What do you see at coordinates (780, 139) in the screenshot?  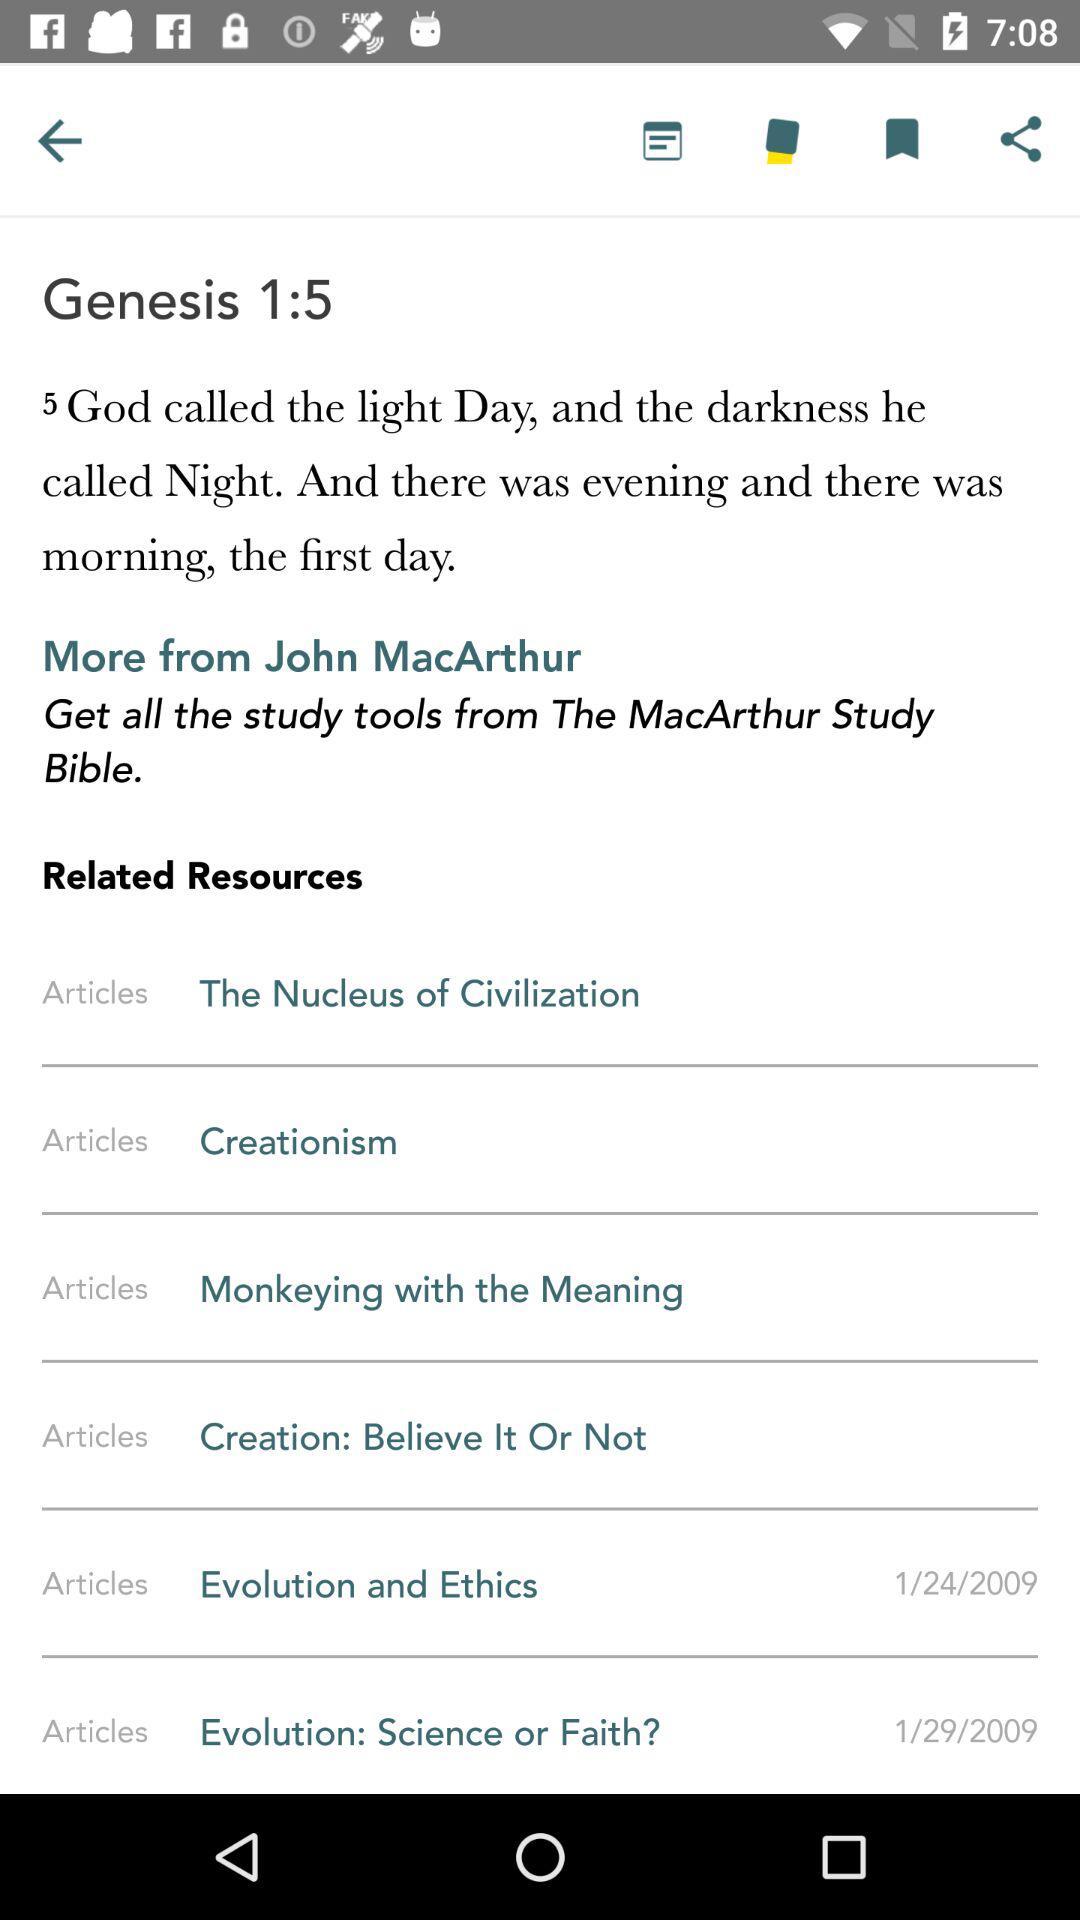 I see `highlight passage` at bounding box center [780, 139].